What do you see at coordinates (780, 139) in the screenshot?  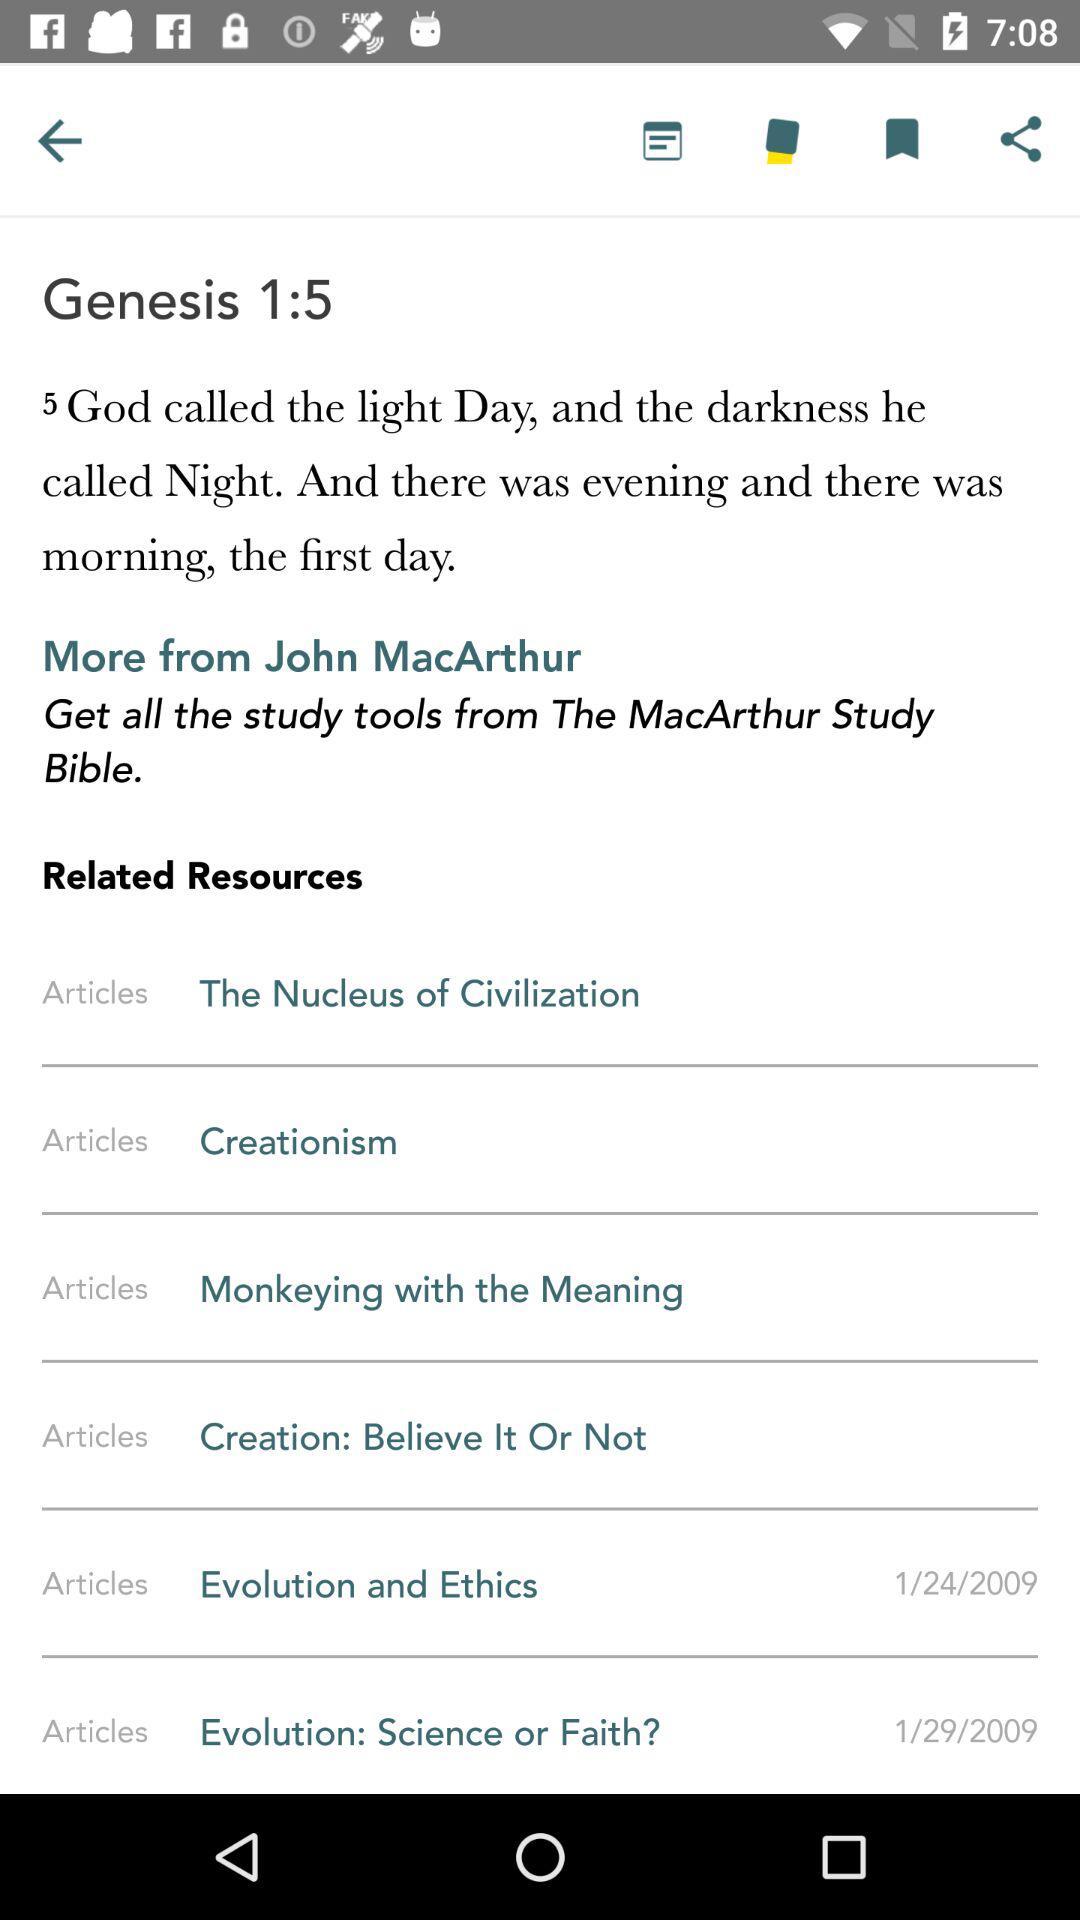 I see `highlight passage` at bounding box center [780, 139].